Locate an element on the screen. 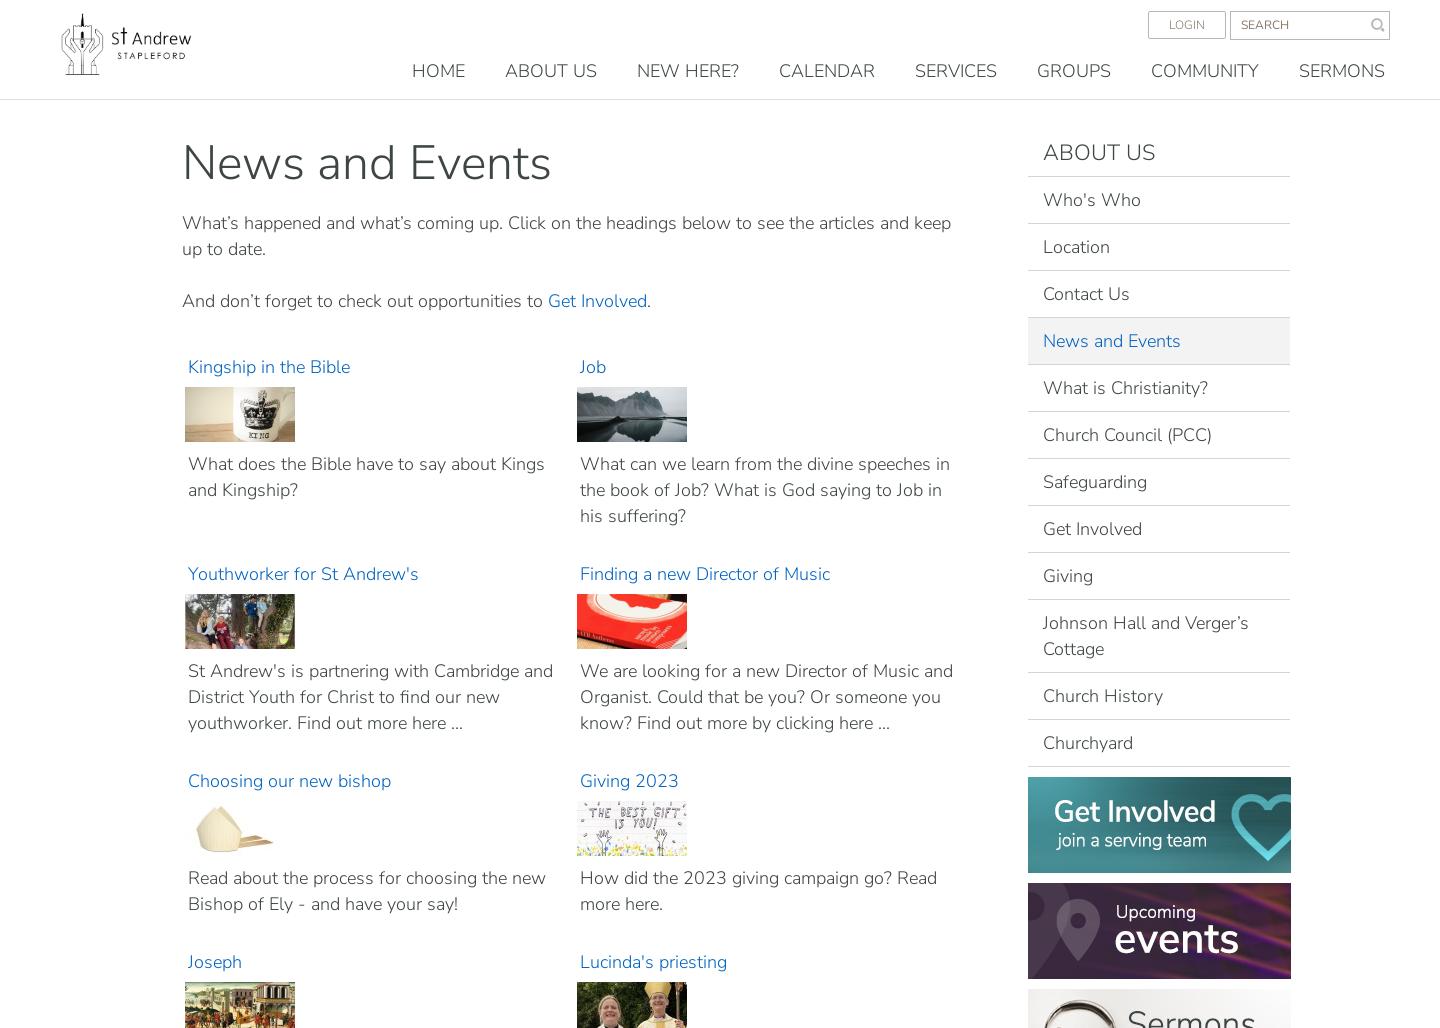 The image size is (1440, 1028). 'LOGIN' is located at coordinates (1186, 24).